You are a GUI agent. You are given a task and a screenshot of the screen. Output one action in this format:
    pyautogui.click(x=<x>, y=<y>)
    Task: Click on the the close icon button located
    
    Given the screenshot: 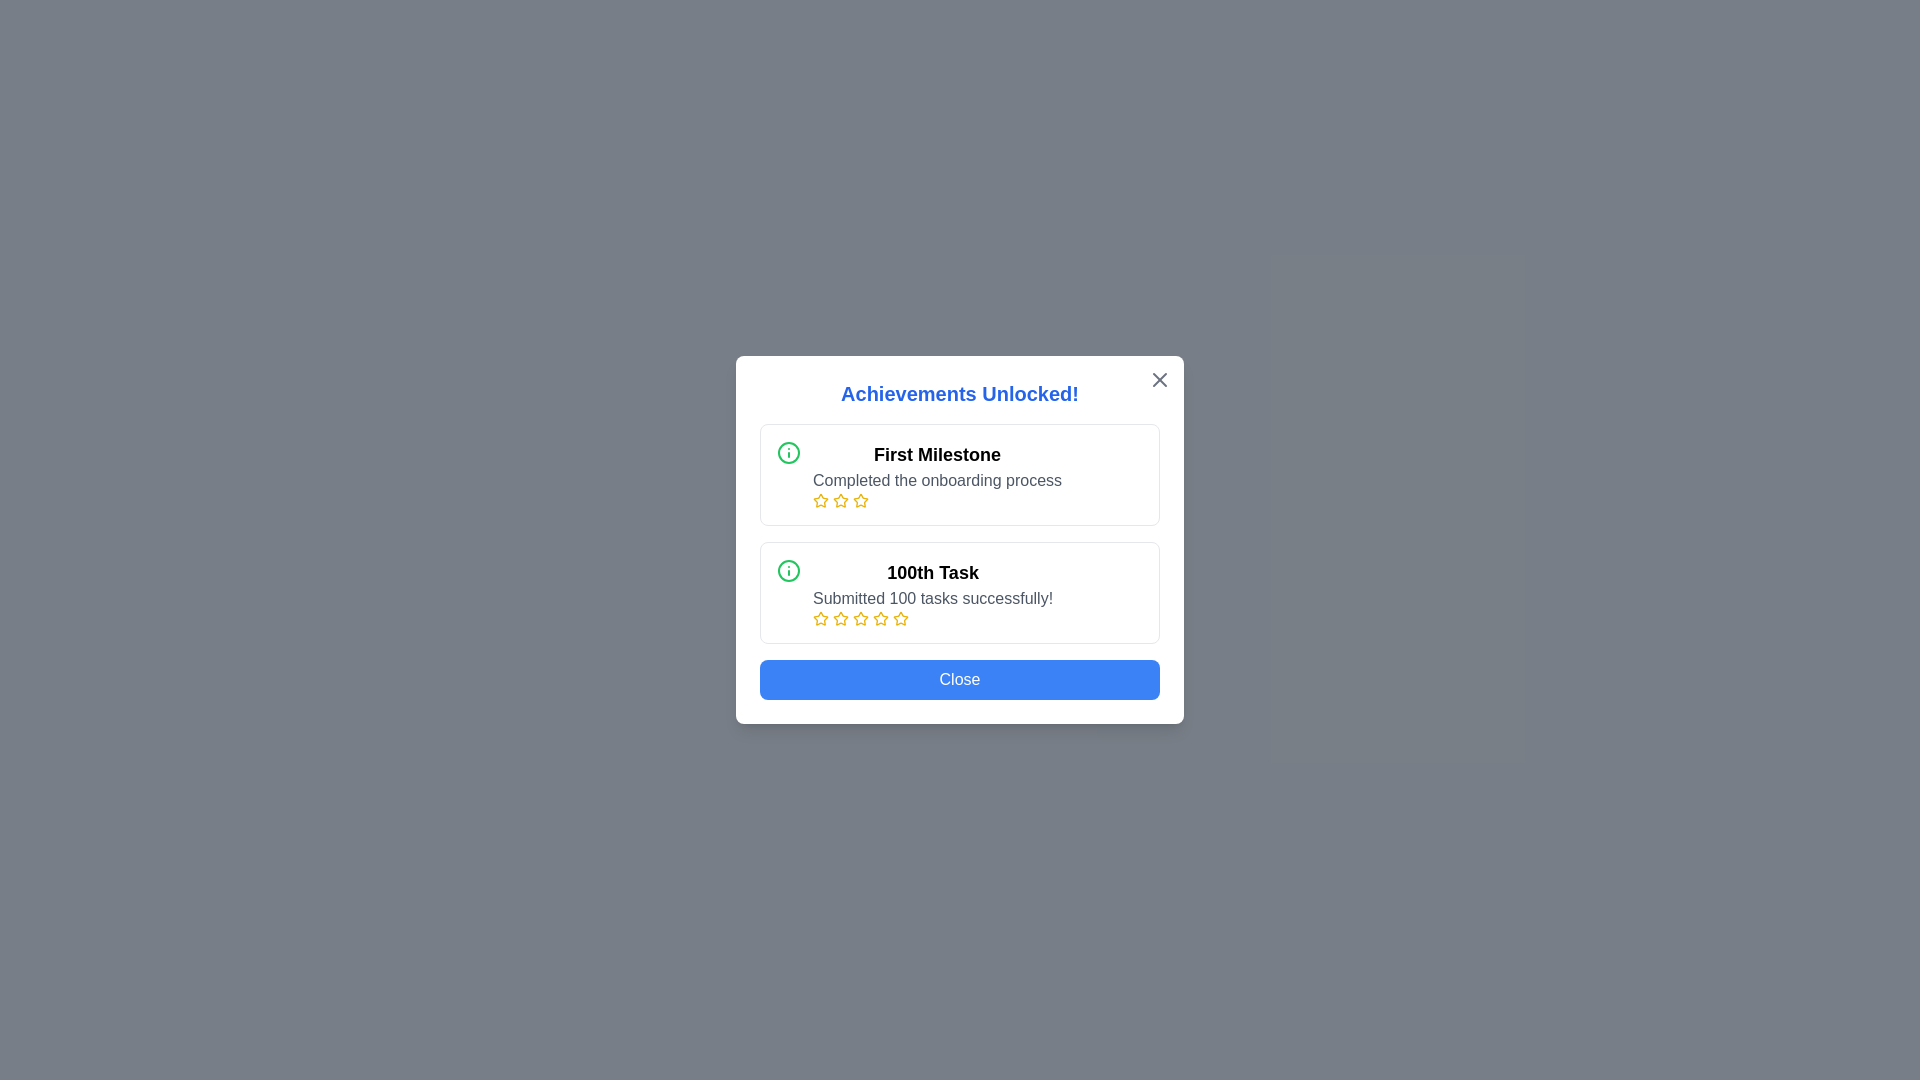 What is the action you would take?
    pyautogui.click(x=1160, y=380)
    